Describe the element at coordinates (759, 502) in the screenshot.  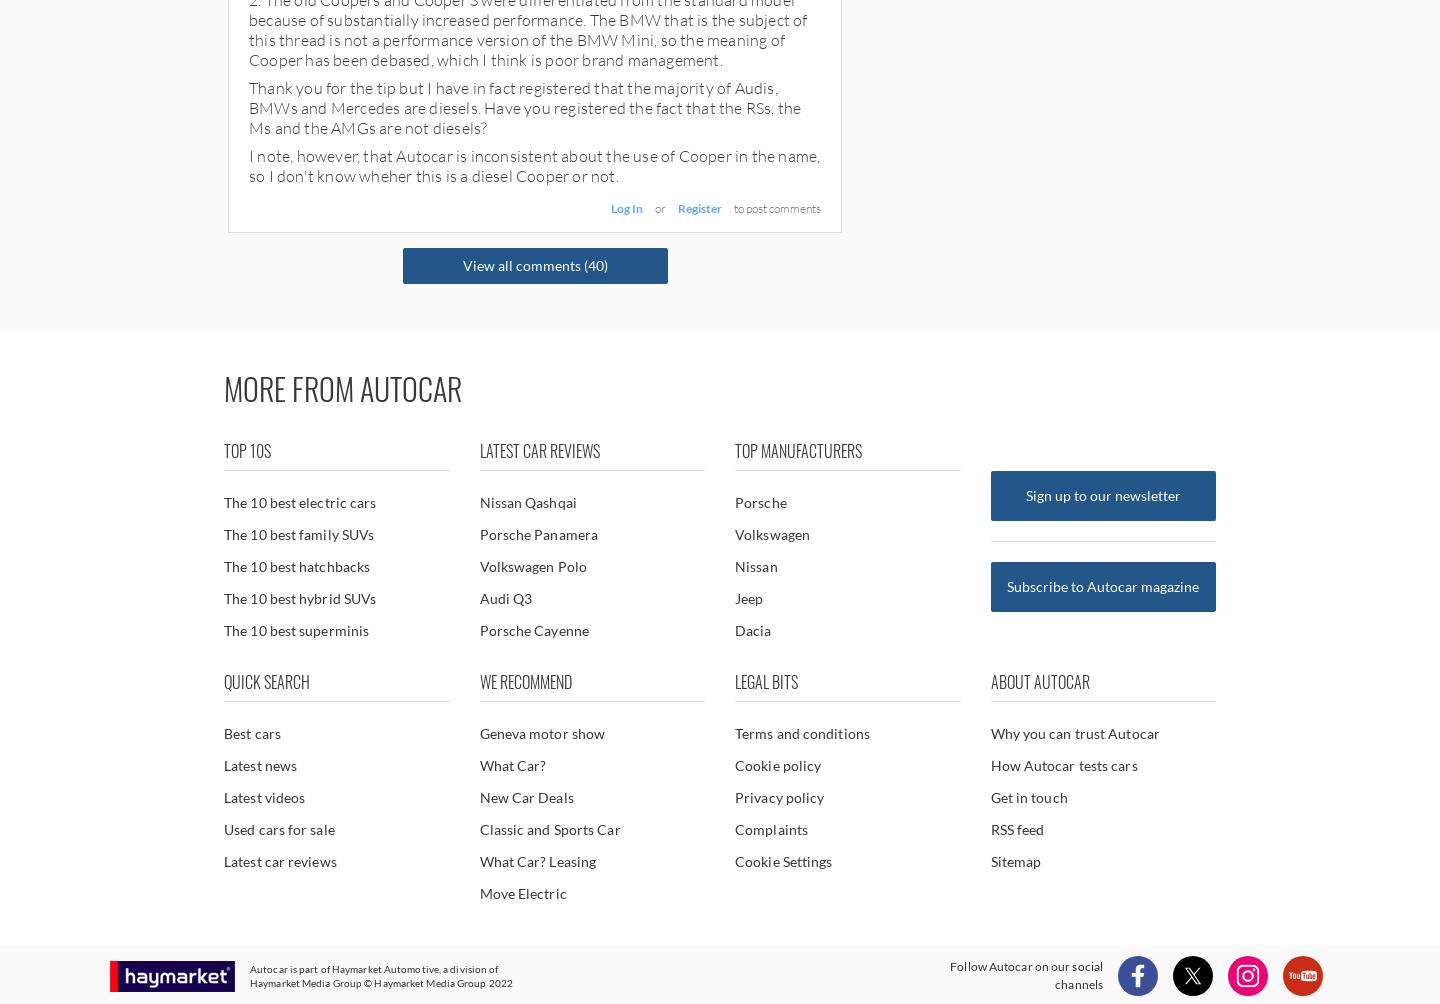
I see `'Porsche'` at that location.